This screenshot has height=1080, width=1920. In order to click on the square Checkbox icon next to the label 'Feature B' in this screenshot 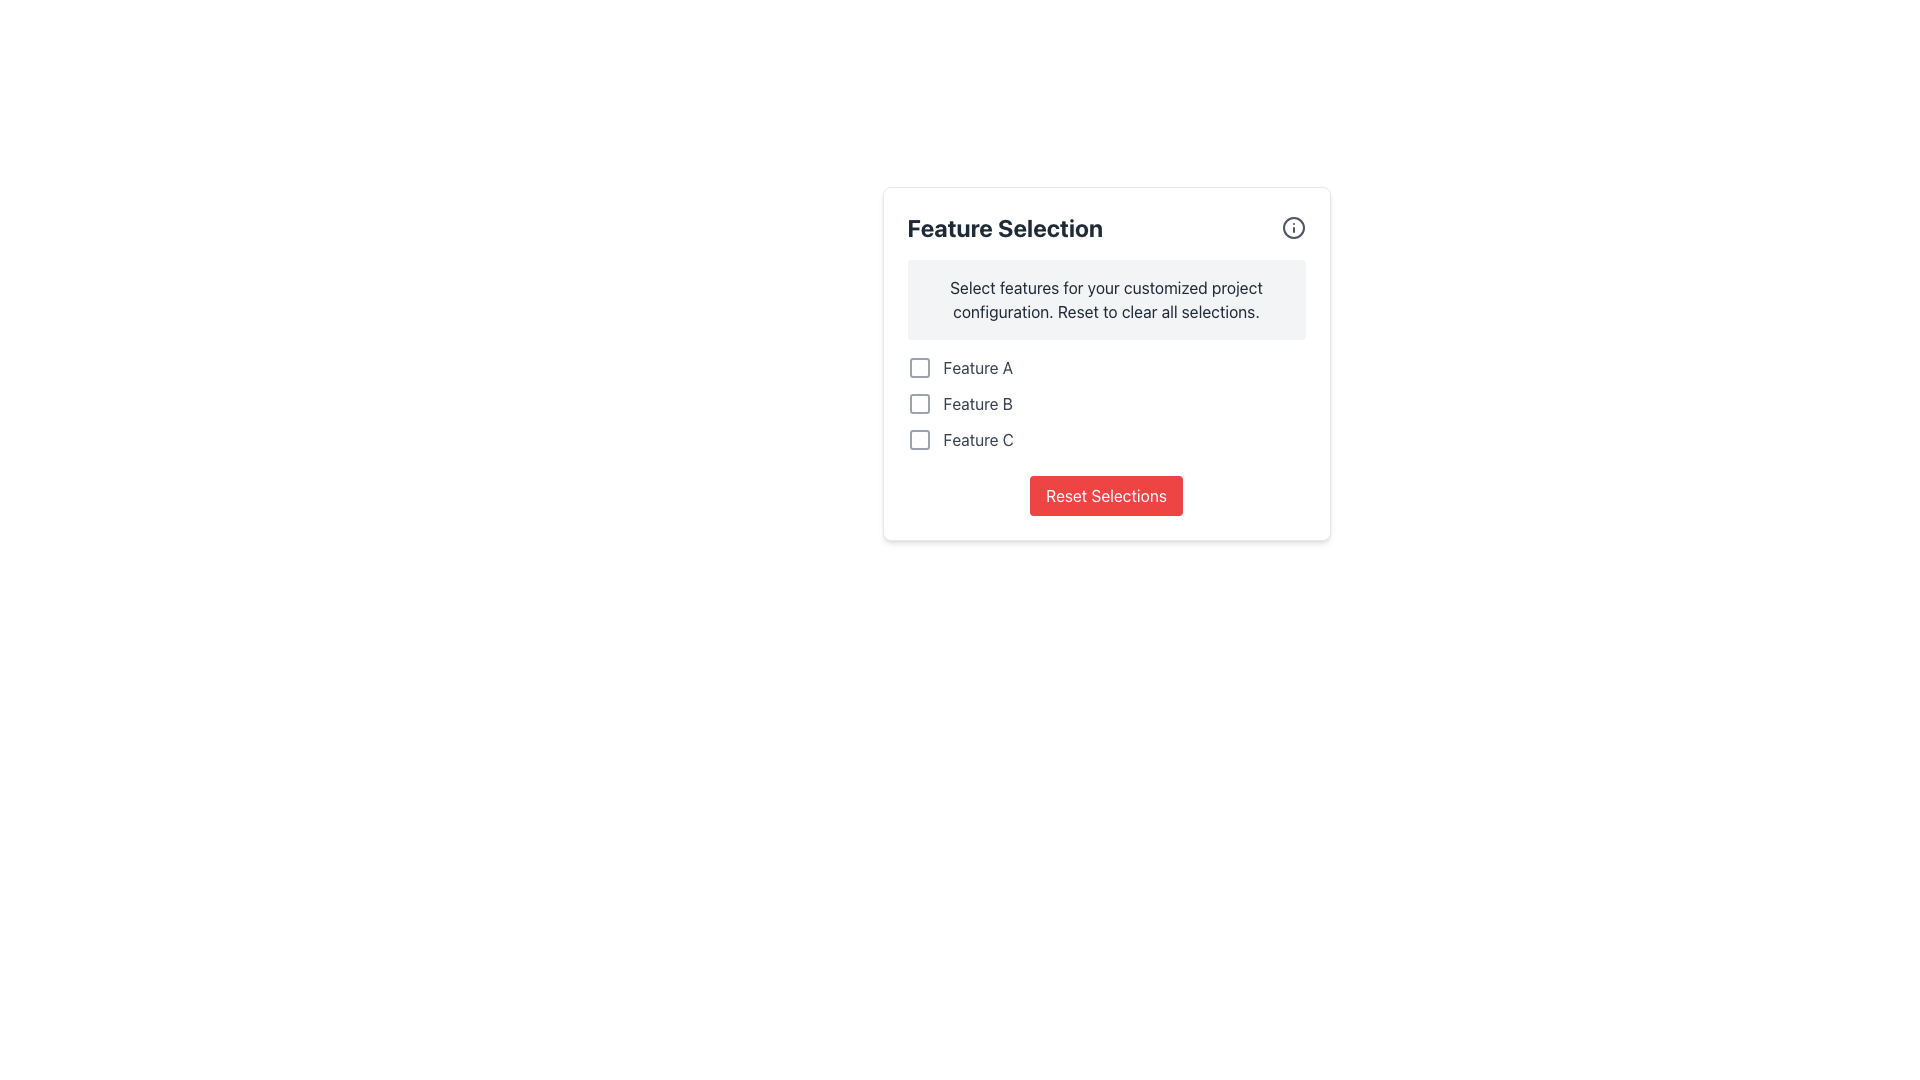, I will do `click(918, 404)`.